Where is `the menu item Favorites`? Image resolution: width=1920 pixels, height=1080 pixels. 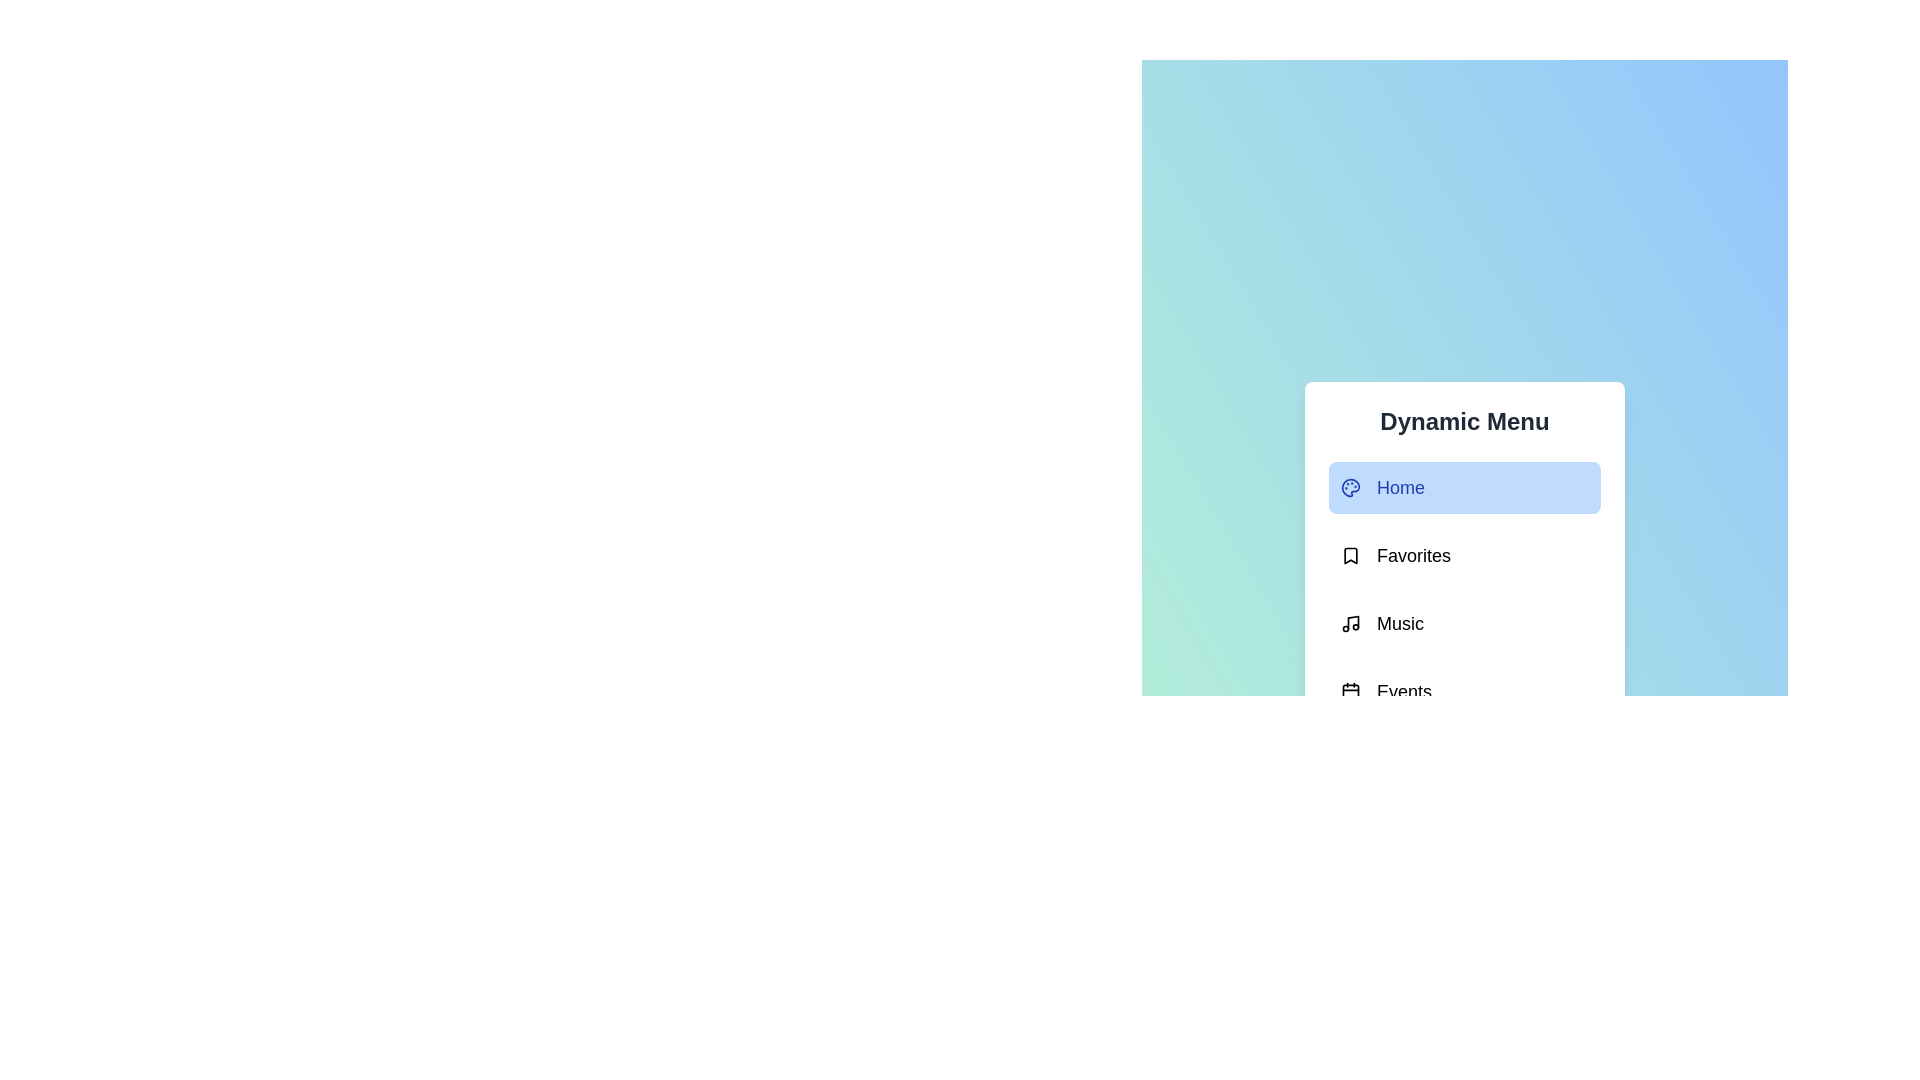
the menu item Favorites is located at coordinates (1464, 555).